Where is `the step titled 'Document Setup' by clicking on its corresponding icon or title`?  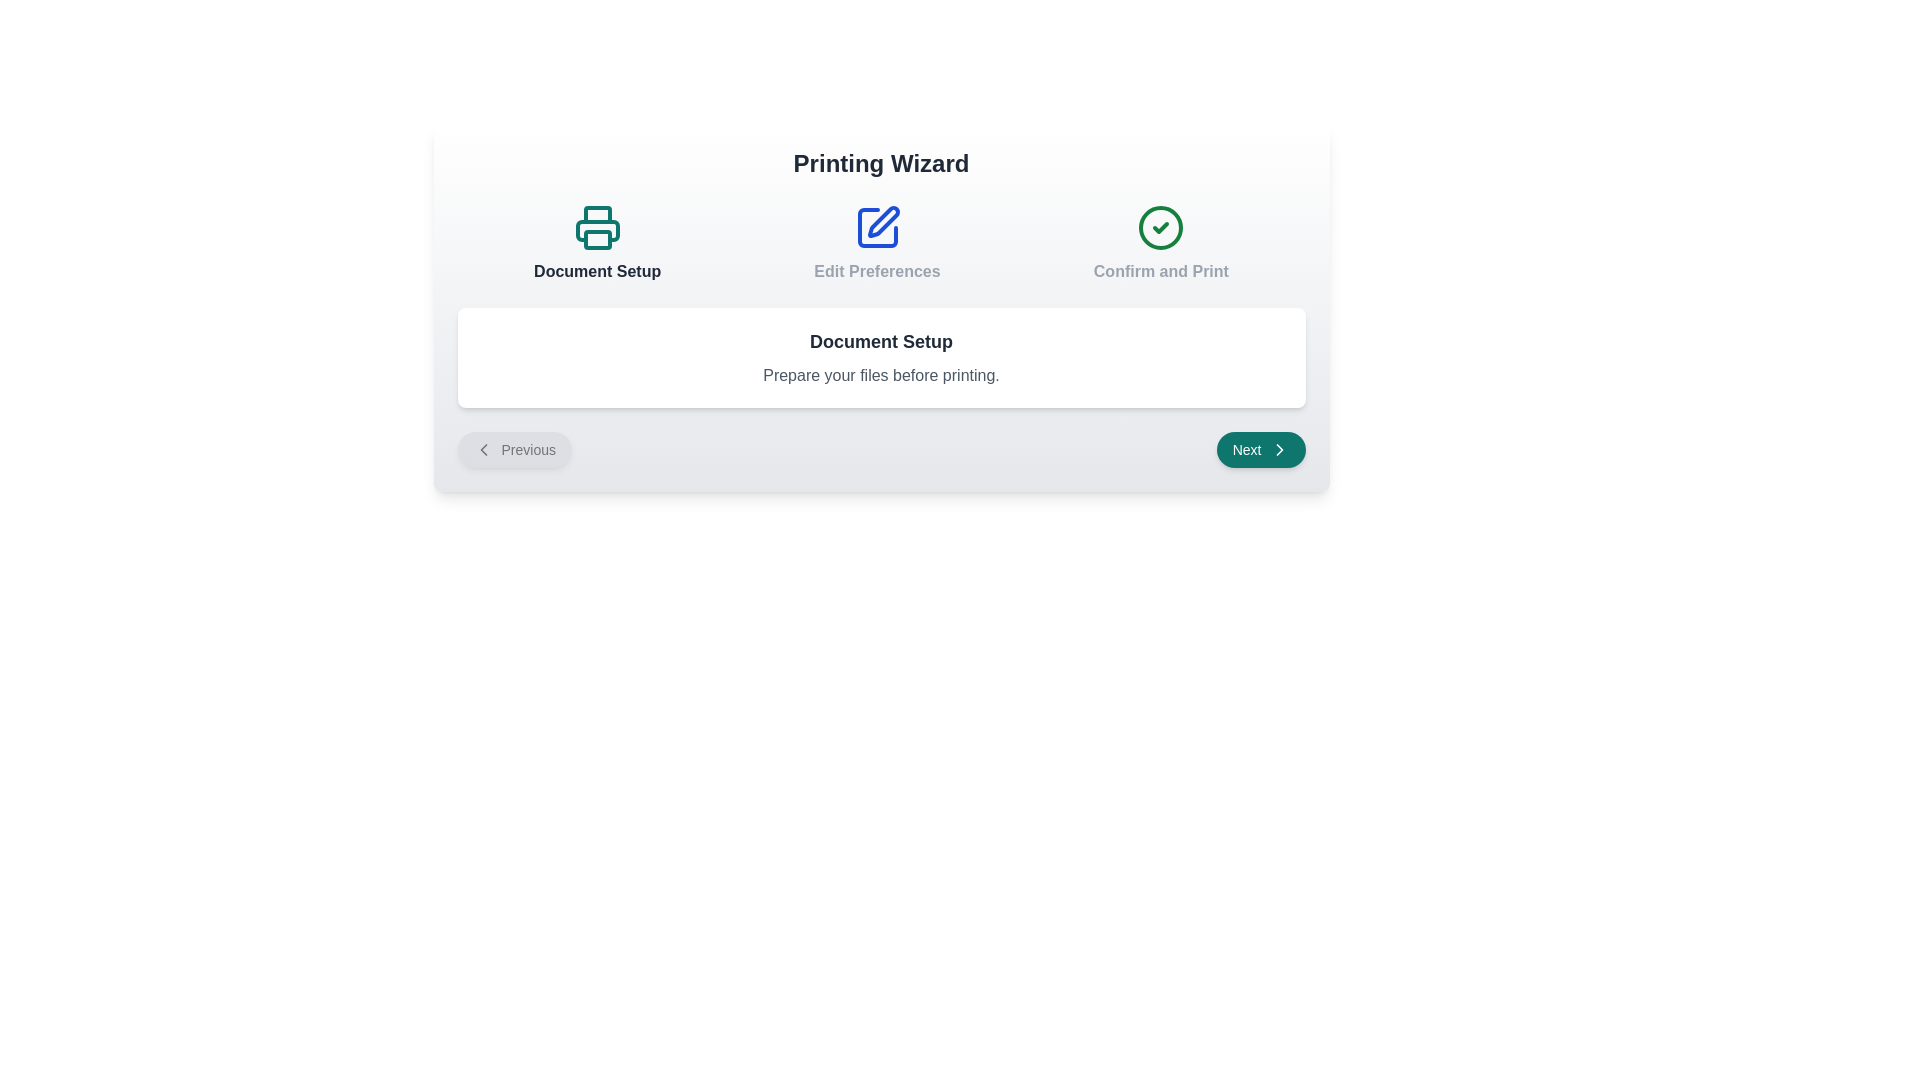
the step titled 'Document Setup' by clicking on its corresponding icon or title is located at coordinates (596, 242).